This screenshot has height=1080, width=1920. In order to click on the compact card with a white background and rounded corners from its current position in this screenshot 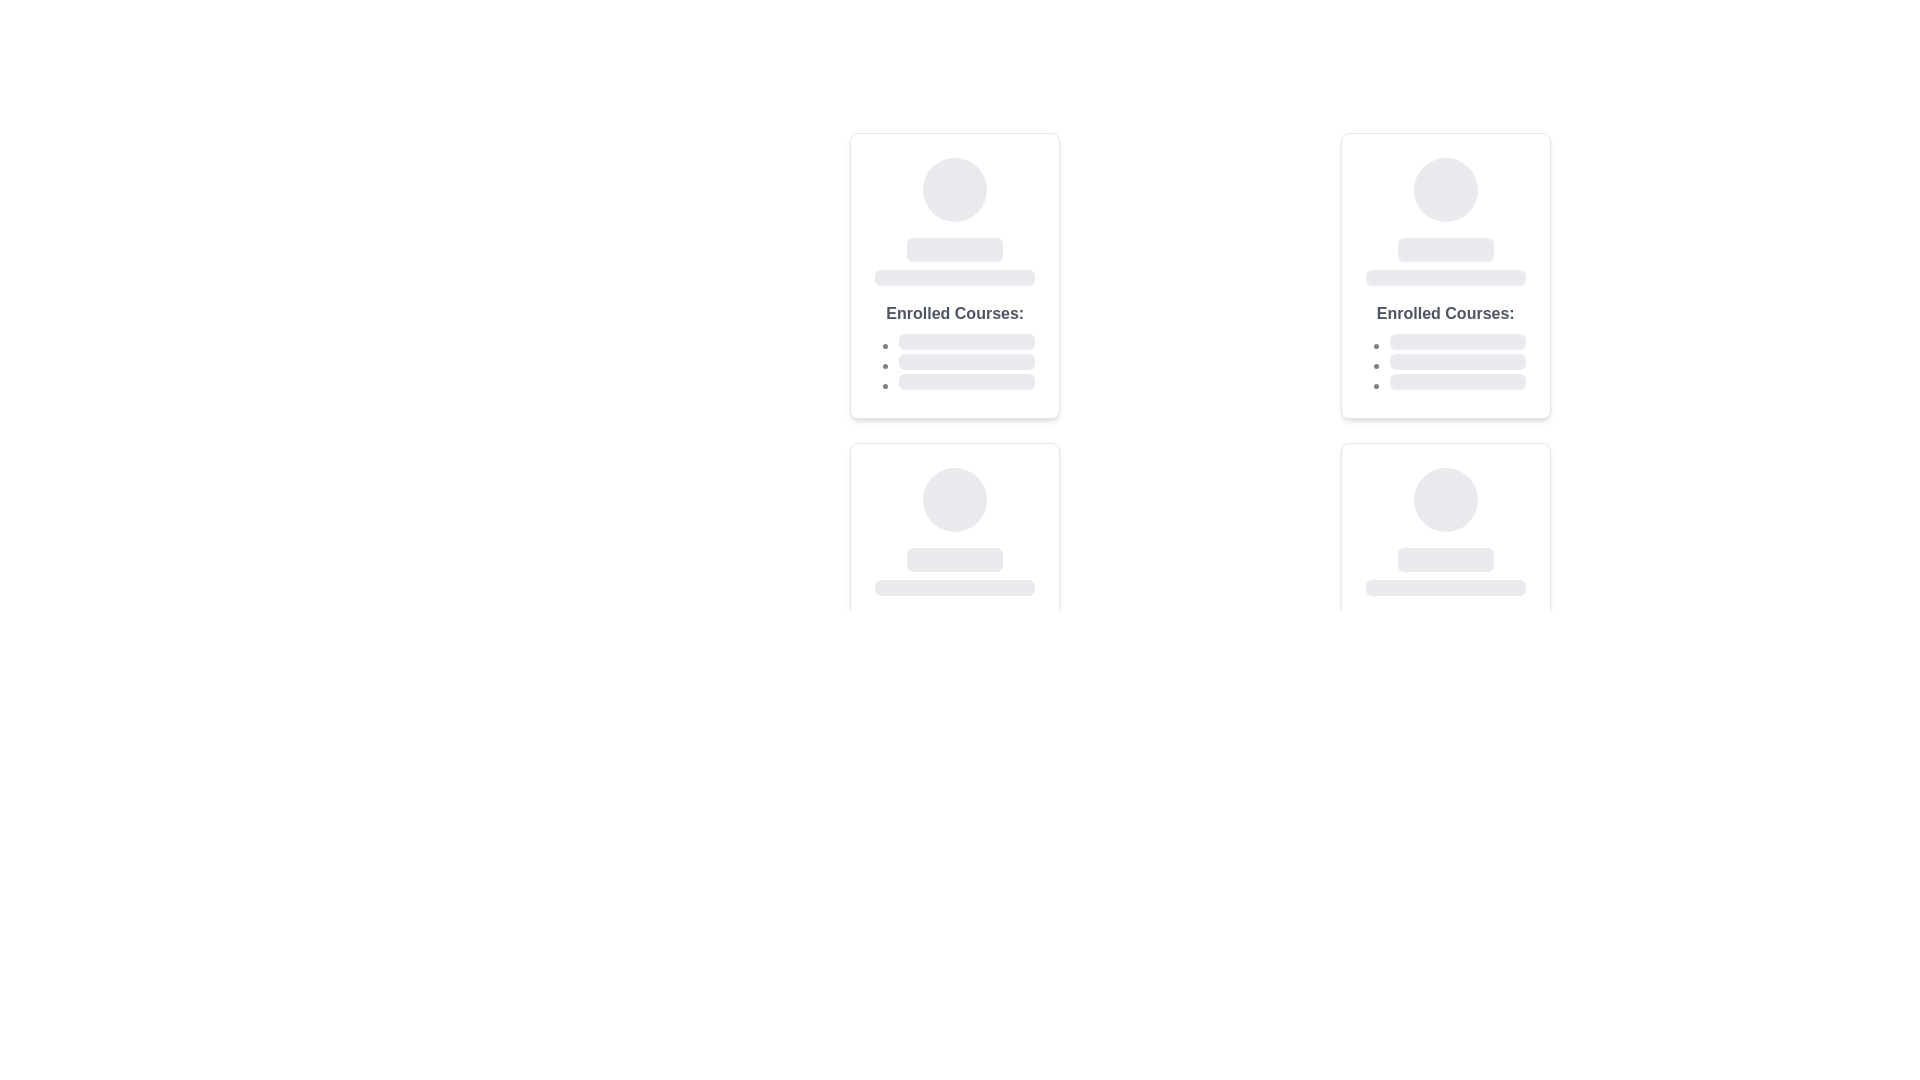, I will do `click(954, 585)`.